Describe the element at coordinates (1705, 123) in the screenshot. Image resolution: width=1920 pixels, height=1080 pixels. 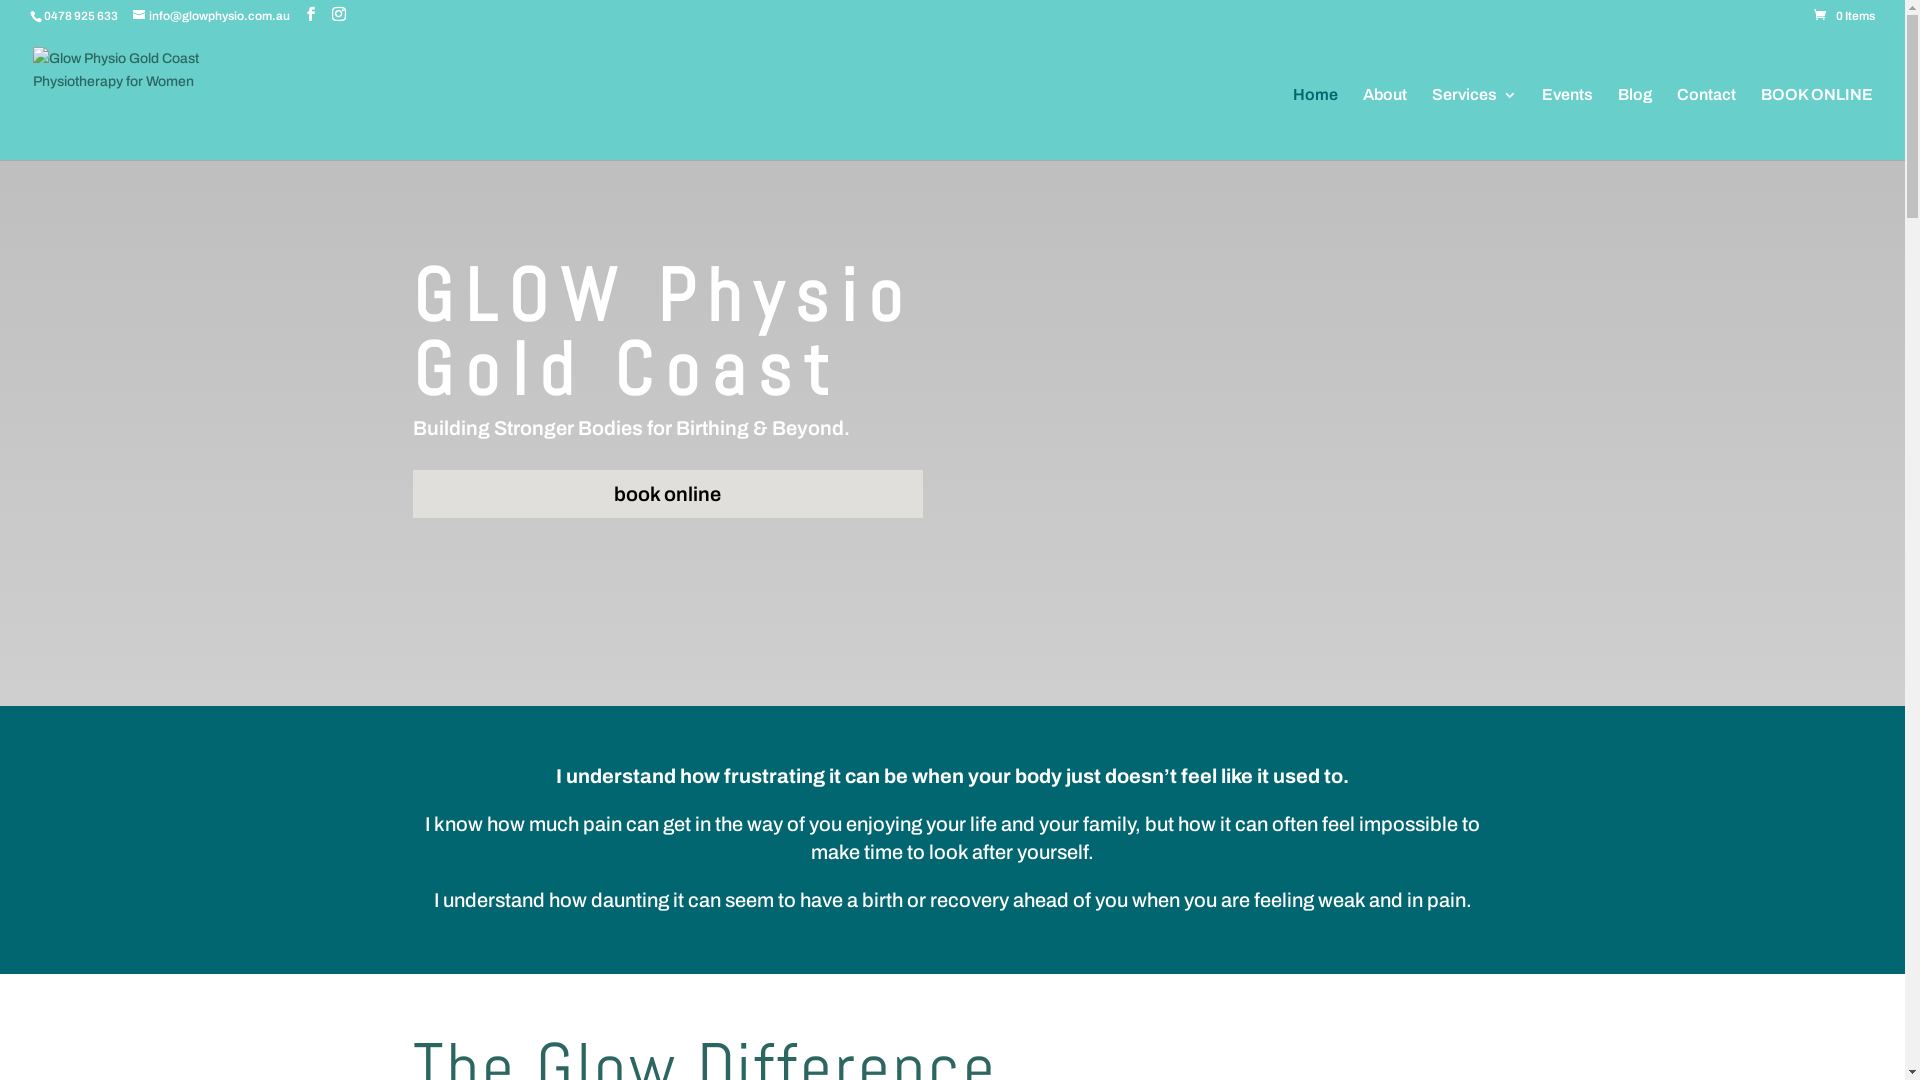
I see `'Contact'` at that location.